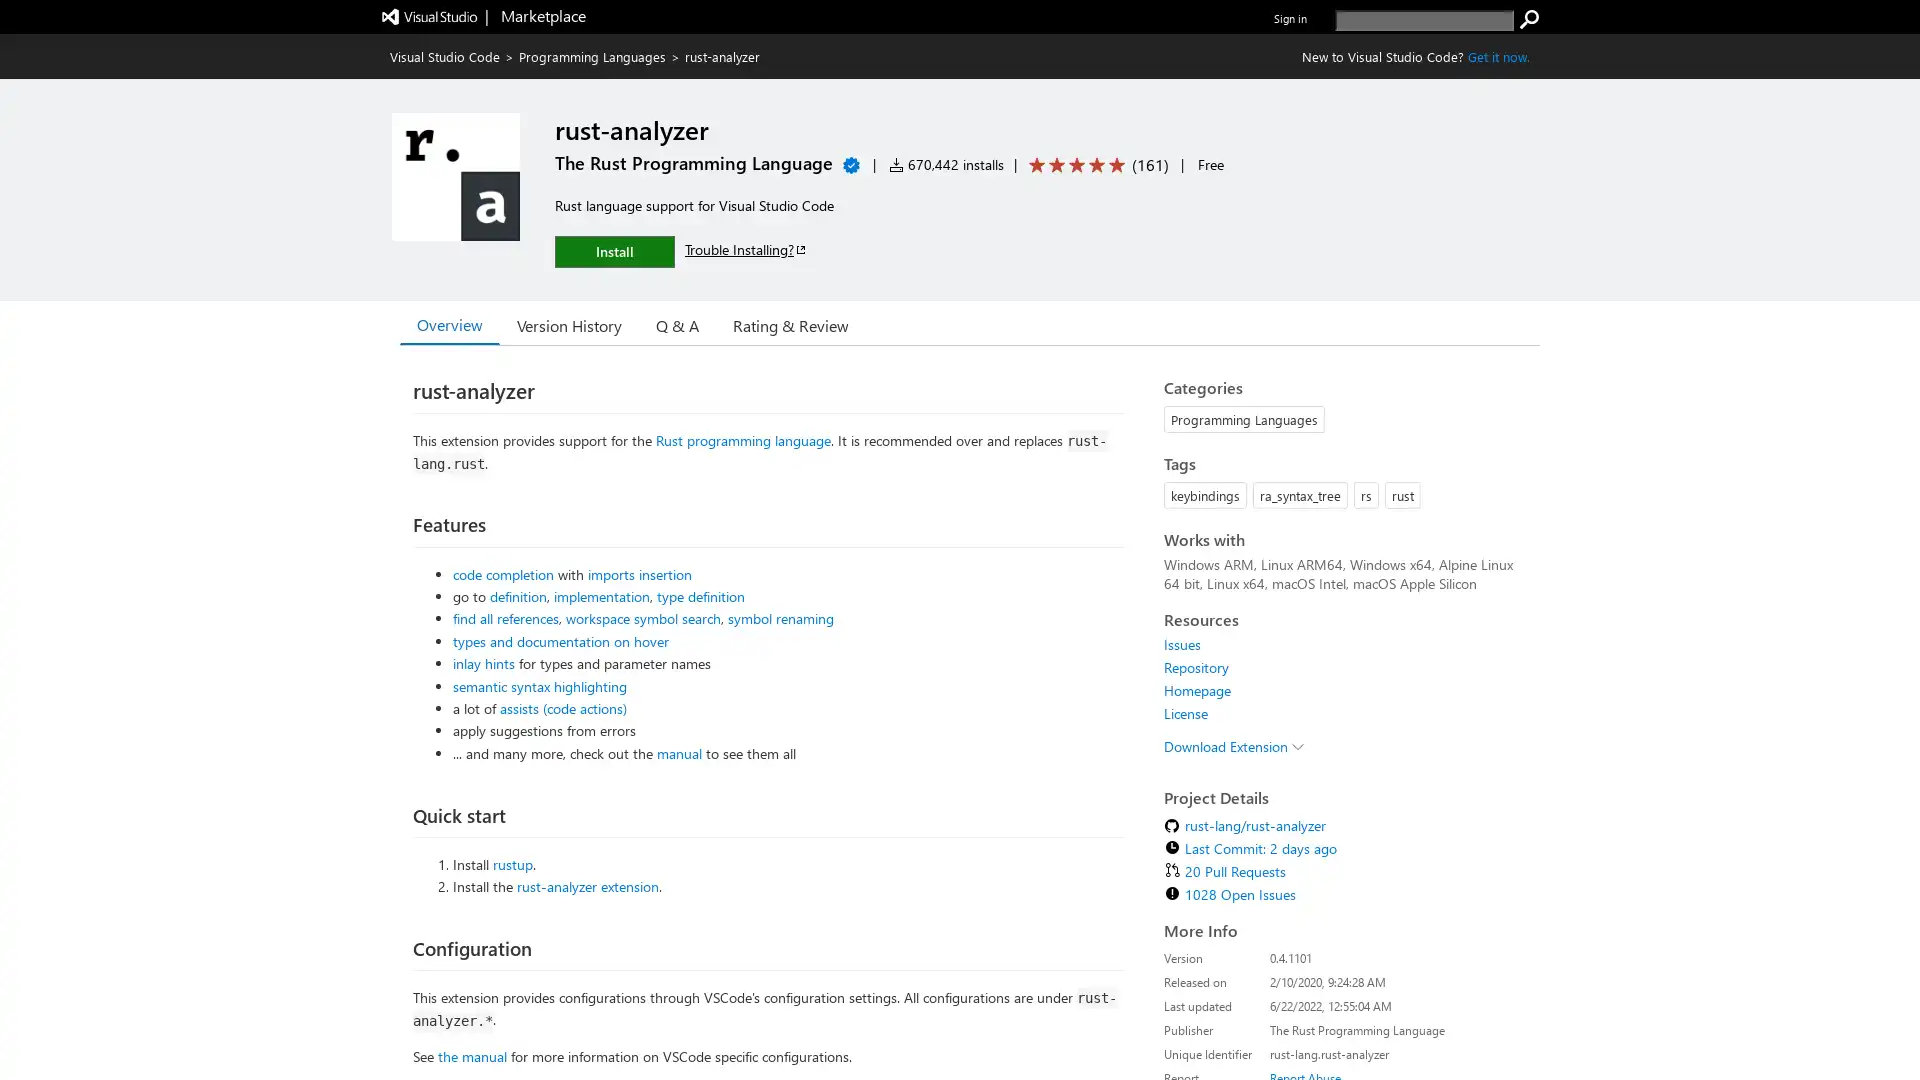 The width and height of the screenshot is (1920, 1080). Describe the element at coordinates (568, 323) in the screenshot. I see `Version History` at that location.